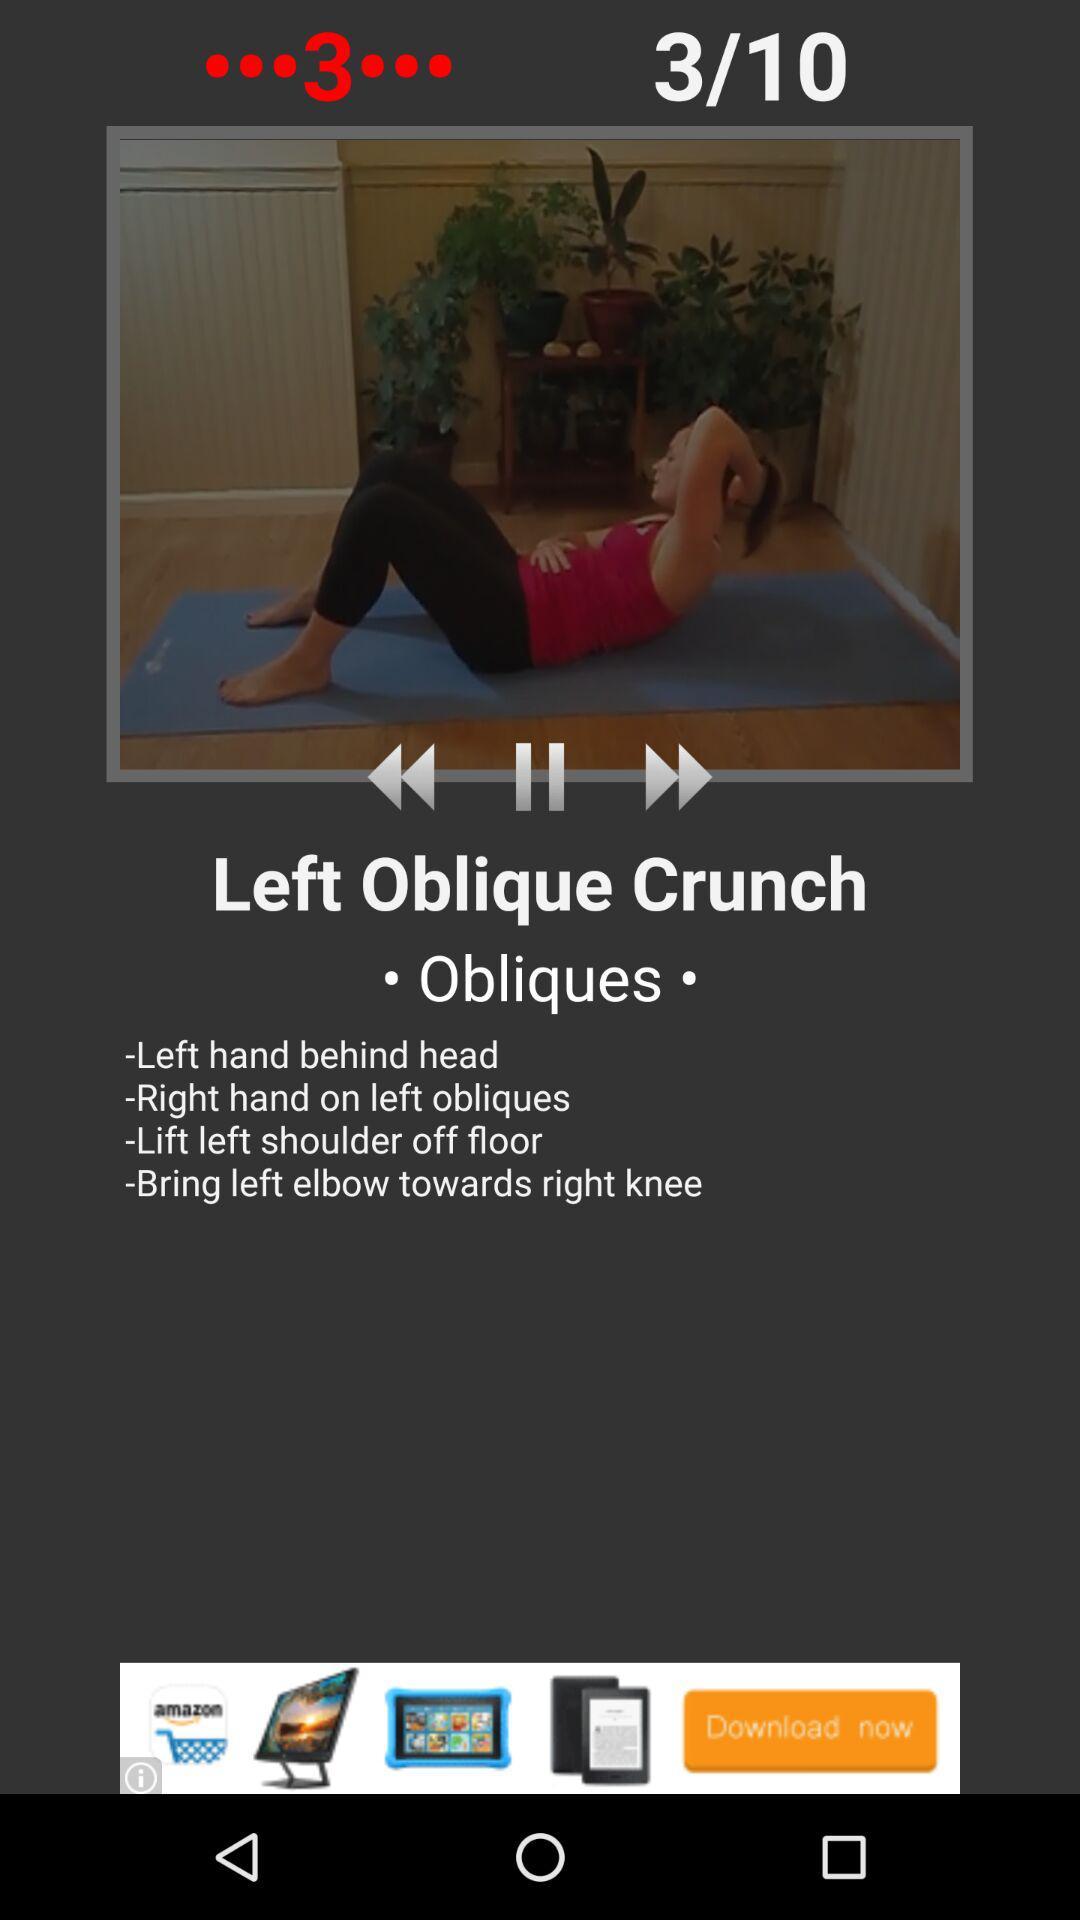 Image resolution: width=1080 pixels, height=1920 pixels. Describe the element at coordinates (407, 776) in the screenshot. I see `rewind` at that location.